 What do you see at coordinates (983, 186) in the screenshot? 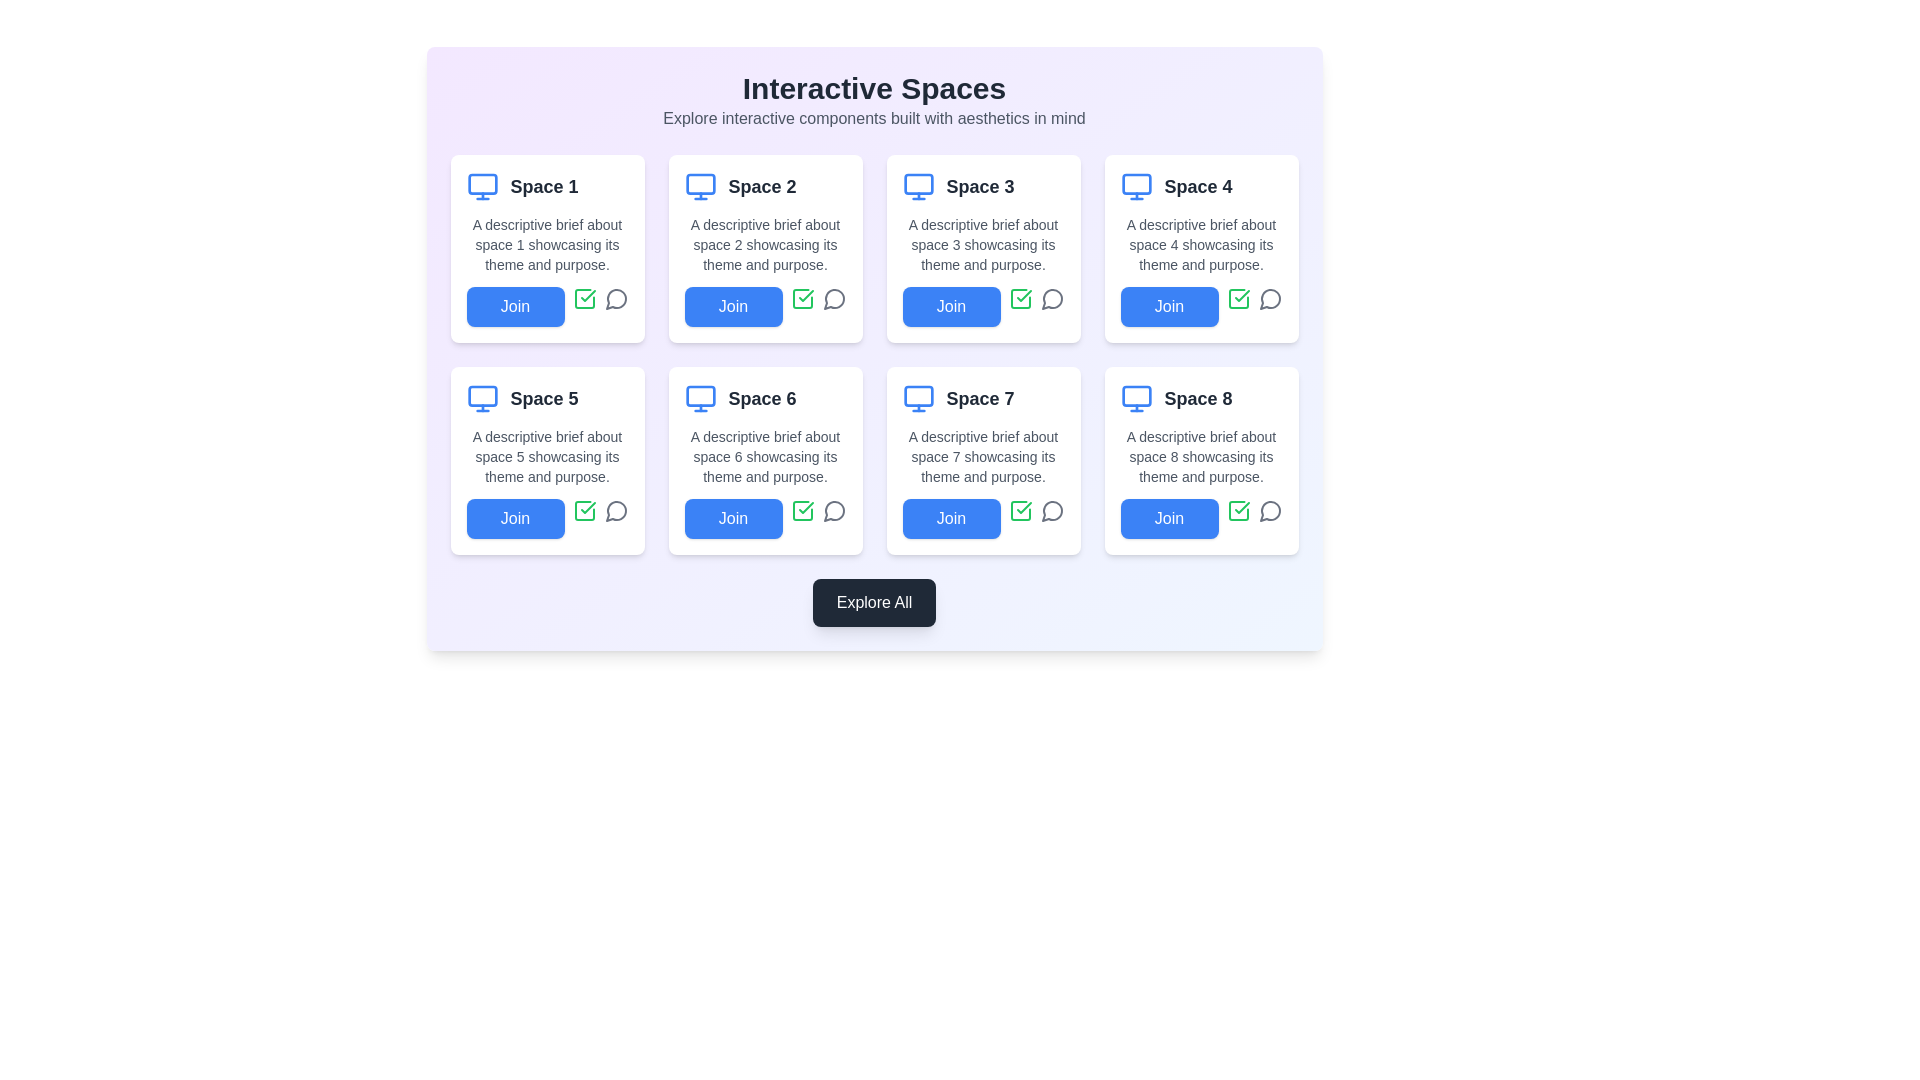
I see `the Text with icon label in the third card from the left in the top row of the grid` at bounding box center [983, 186].